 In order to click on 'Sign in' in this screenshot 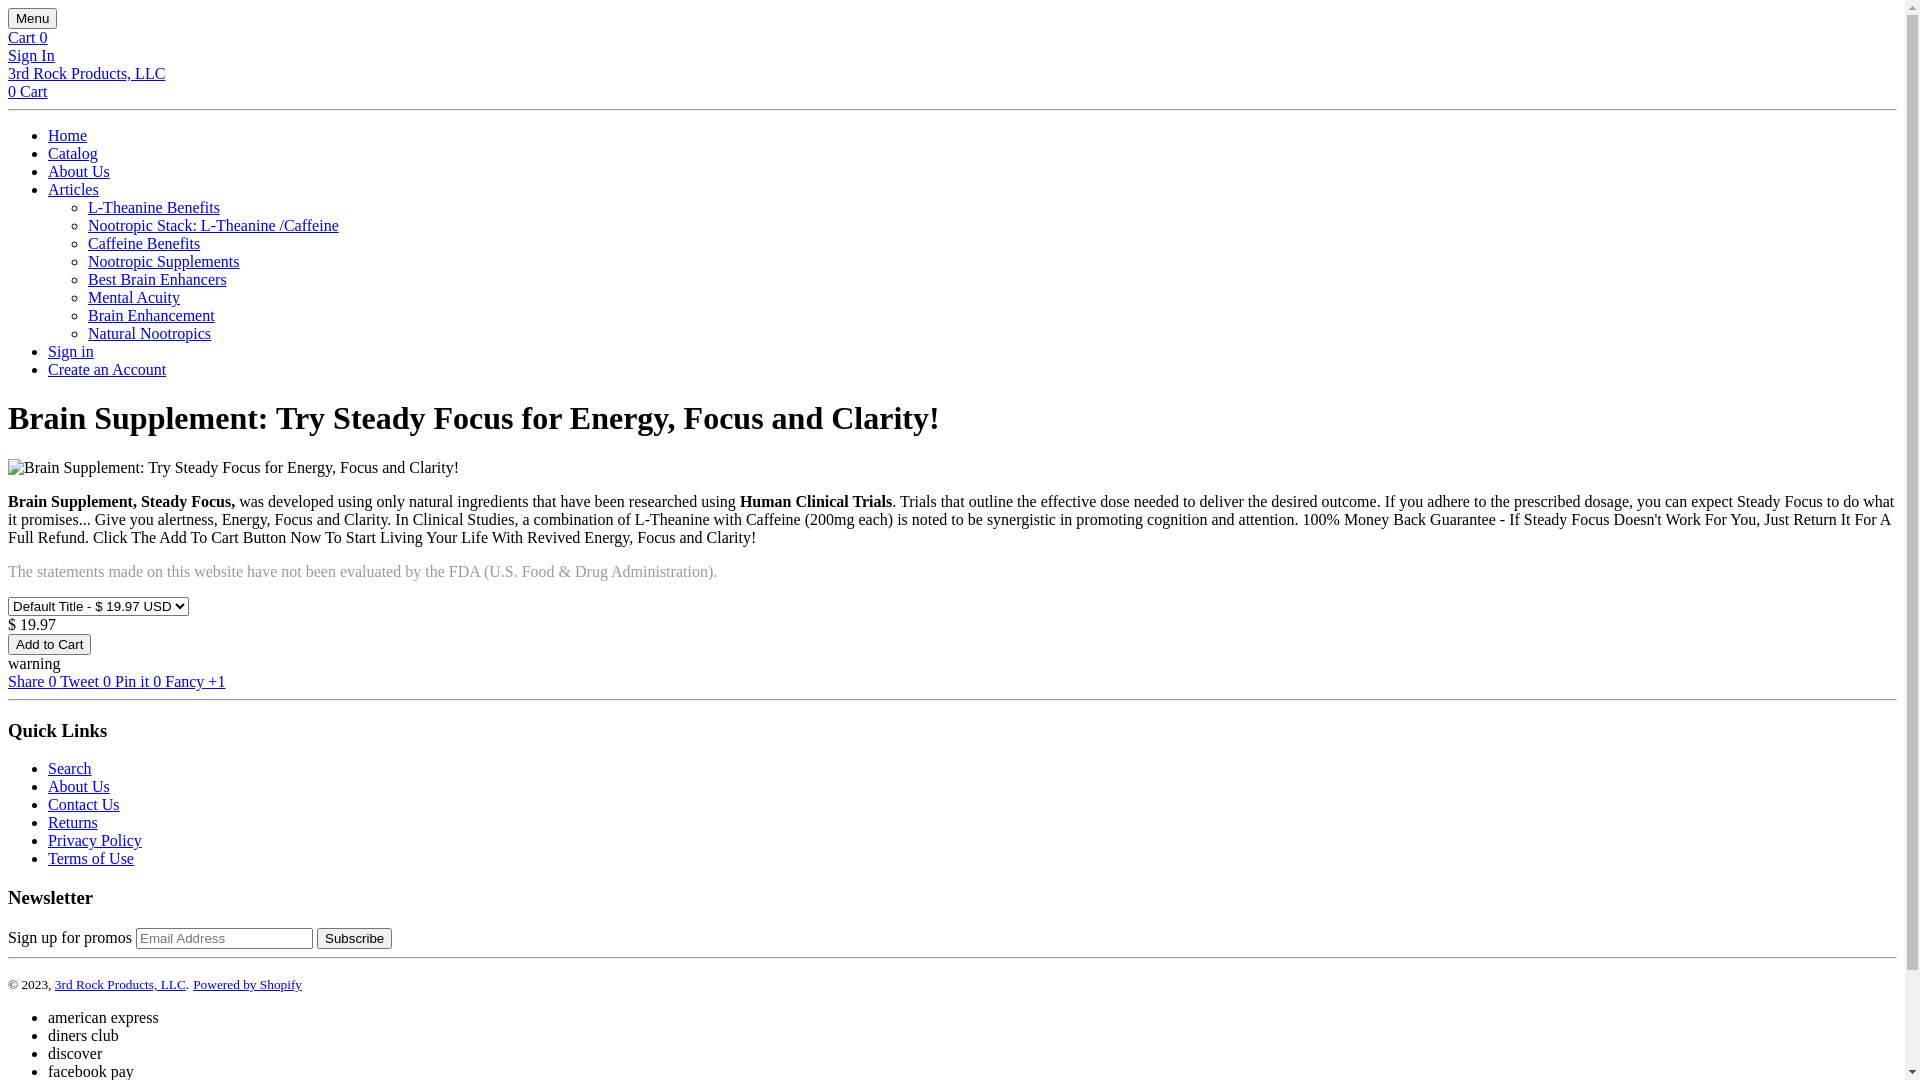, I will do `click(71, 350)`.